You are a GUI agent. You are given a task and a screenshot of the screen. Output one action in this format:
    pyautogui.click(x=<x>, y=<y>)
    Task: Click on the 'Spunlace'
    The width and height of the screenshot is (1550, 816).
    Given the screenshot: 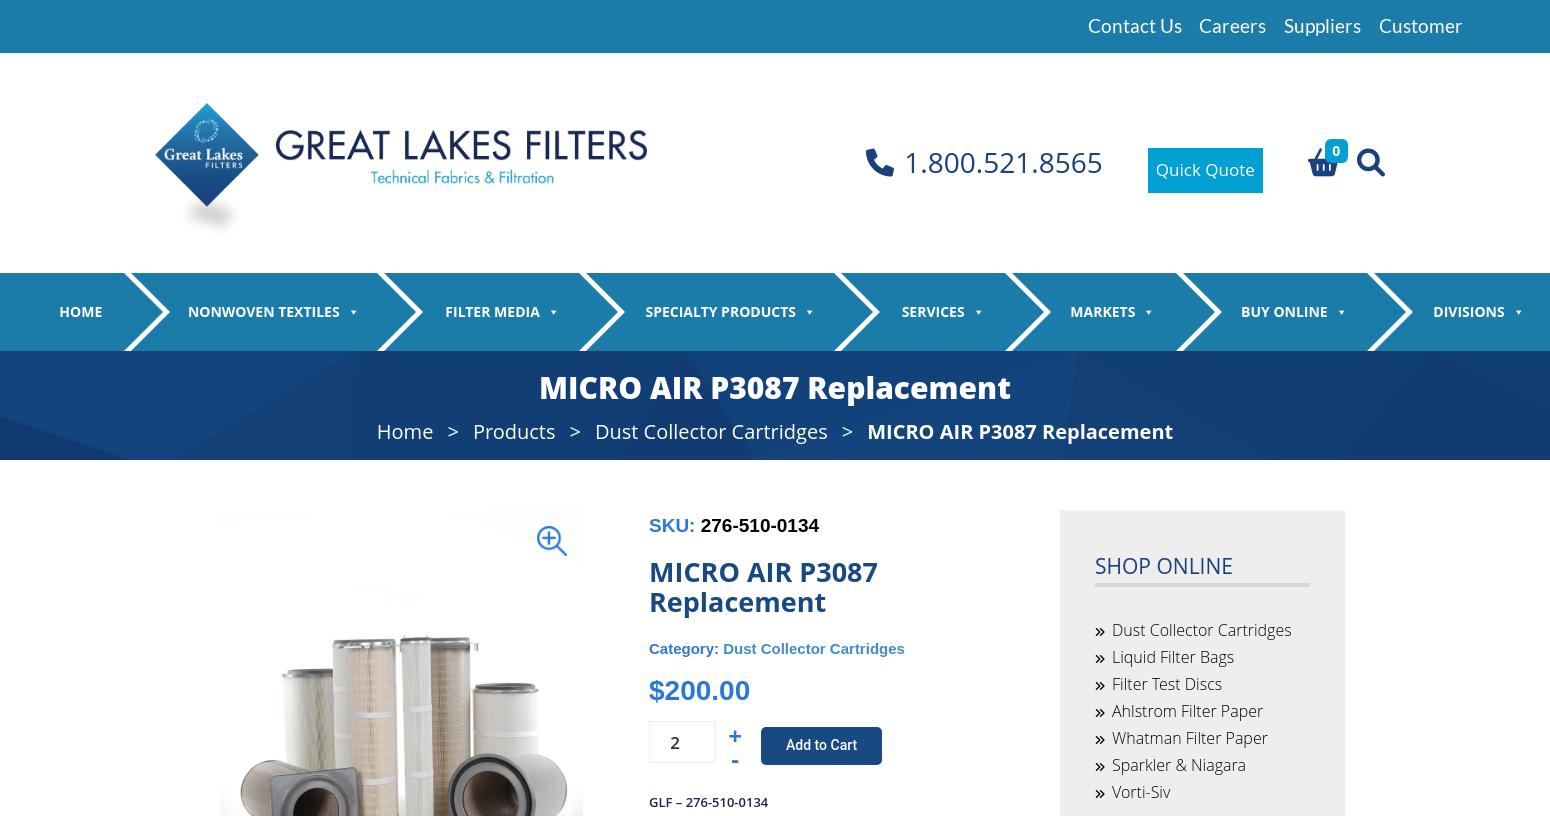 What is the action you would take?
    pyautogui.click(x=166, y=446)
    